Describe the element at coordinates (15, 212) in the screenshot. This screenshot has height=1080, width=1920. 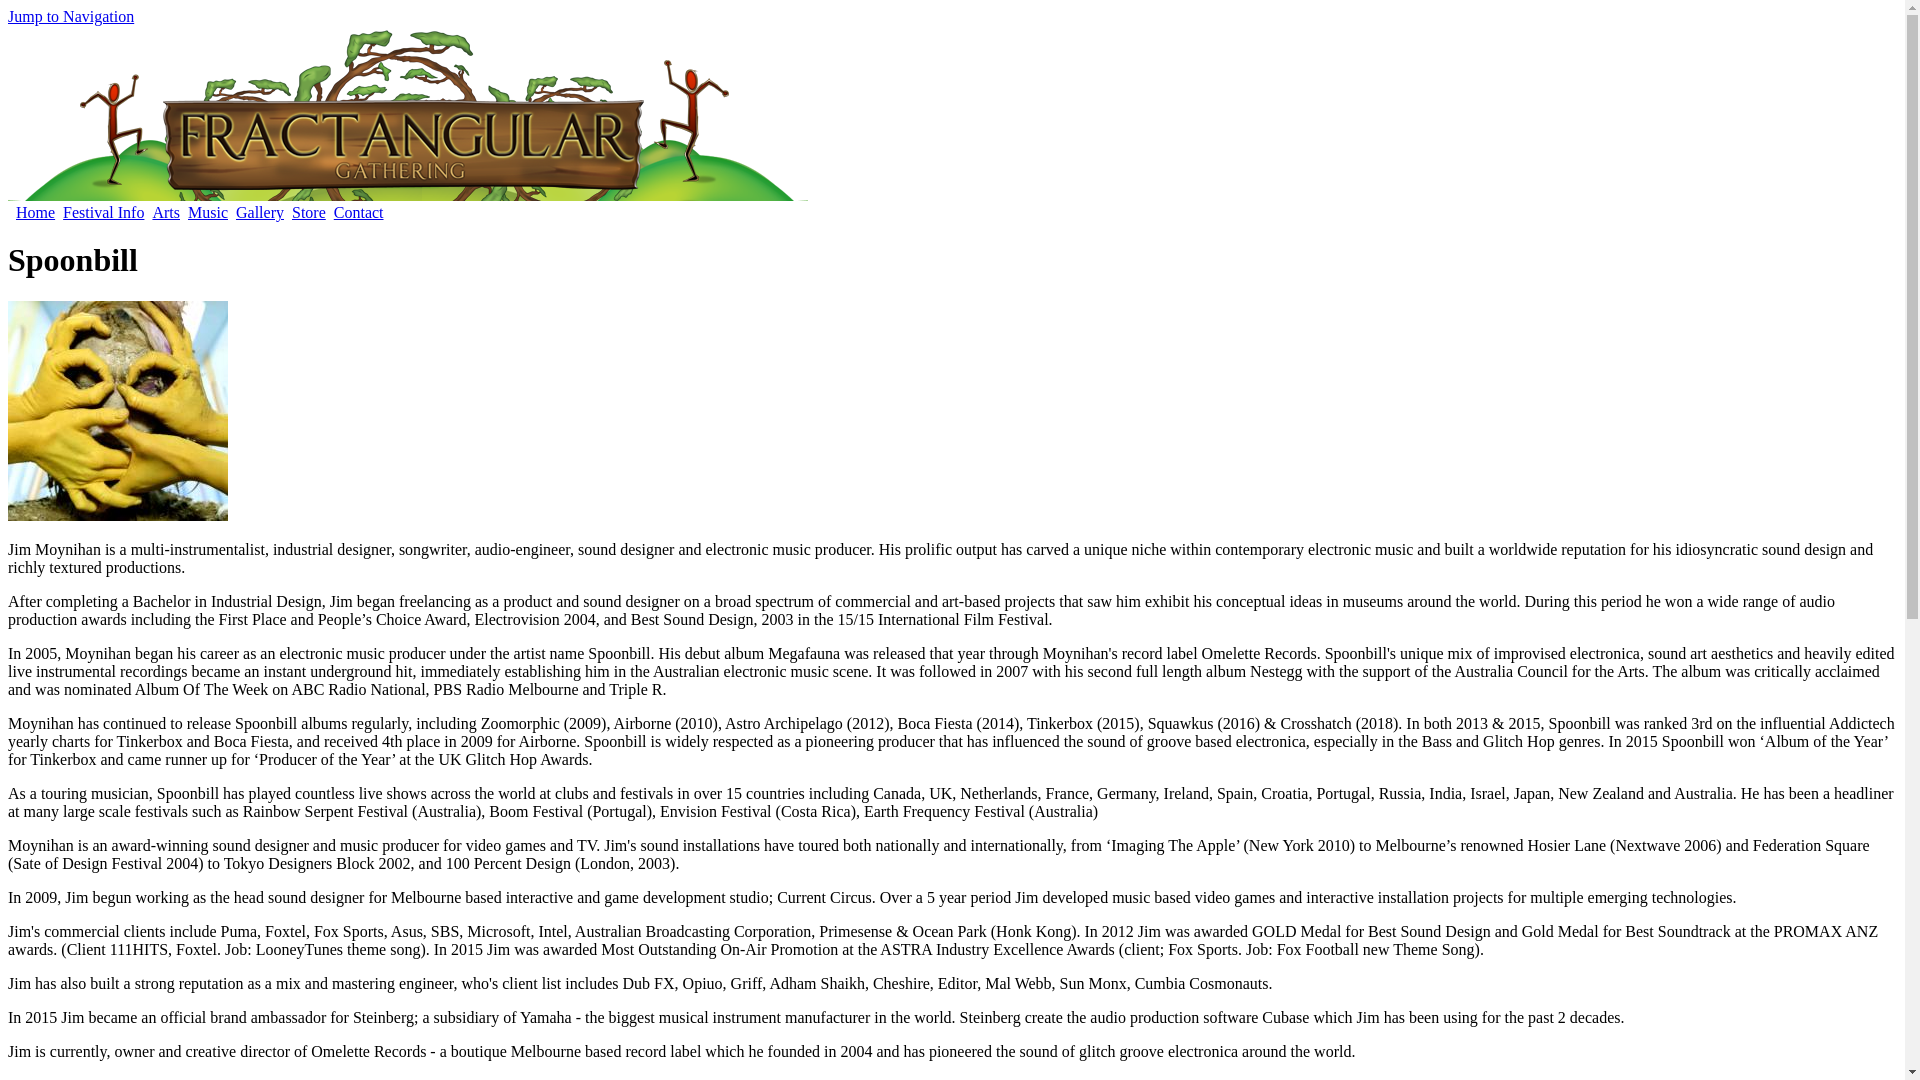
I see `'Home'` at that location.